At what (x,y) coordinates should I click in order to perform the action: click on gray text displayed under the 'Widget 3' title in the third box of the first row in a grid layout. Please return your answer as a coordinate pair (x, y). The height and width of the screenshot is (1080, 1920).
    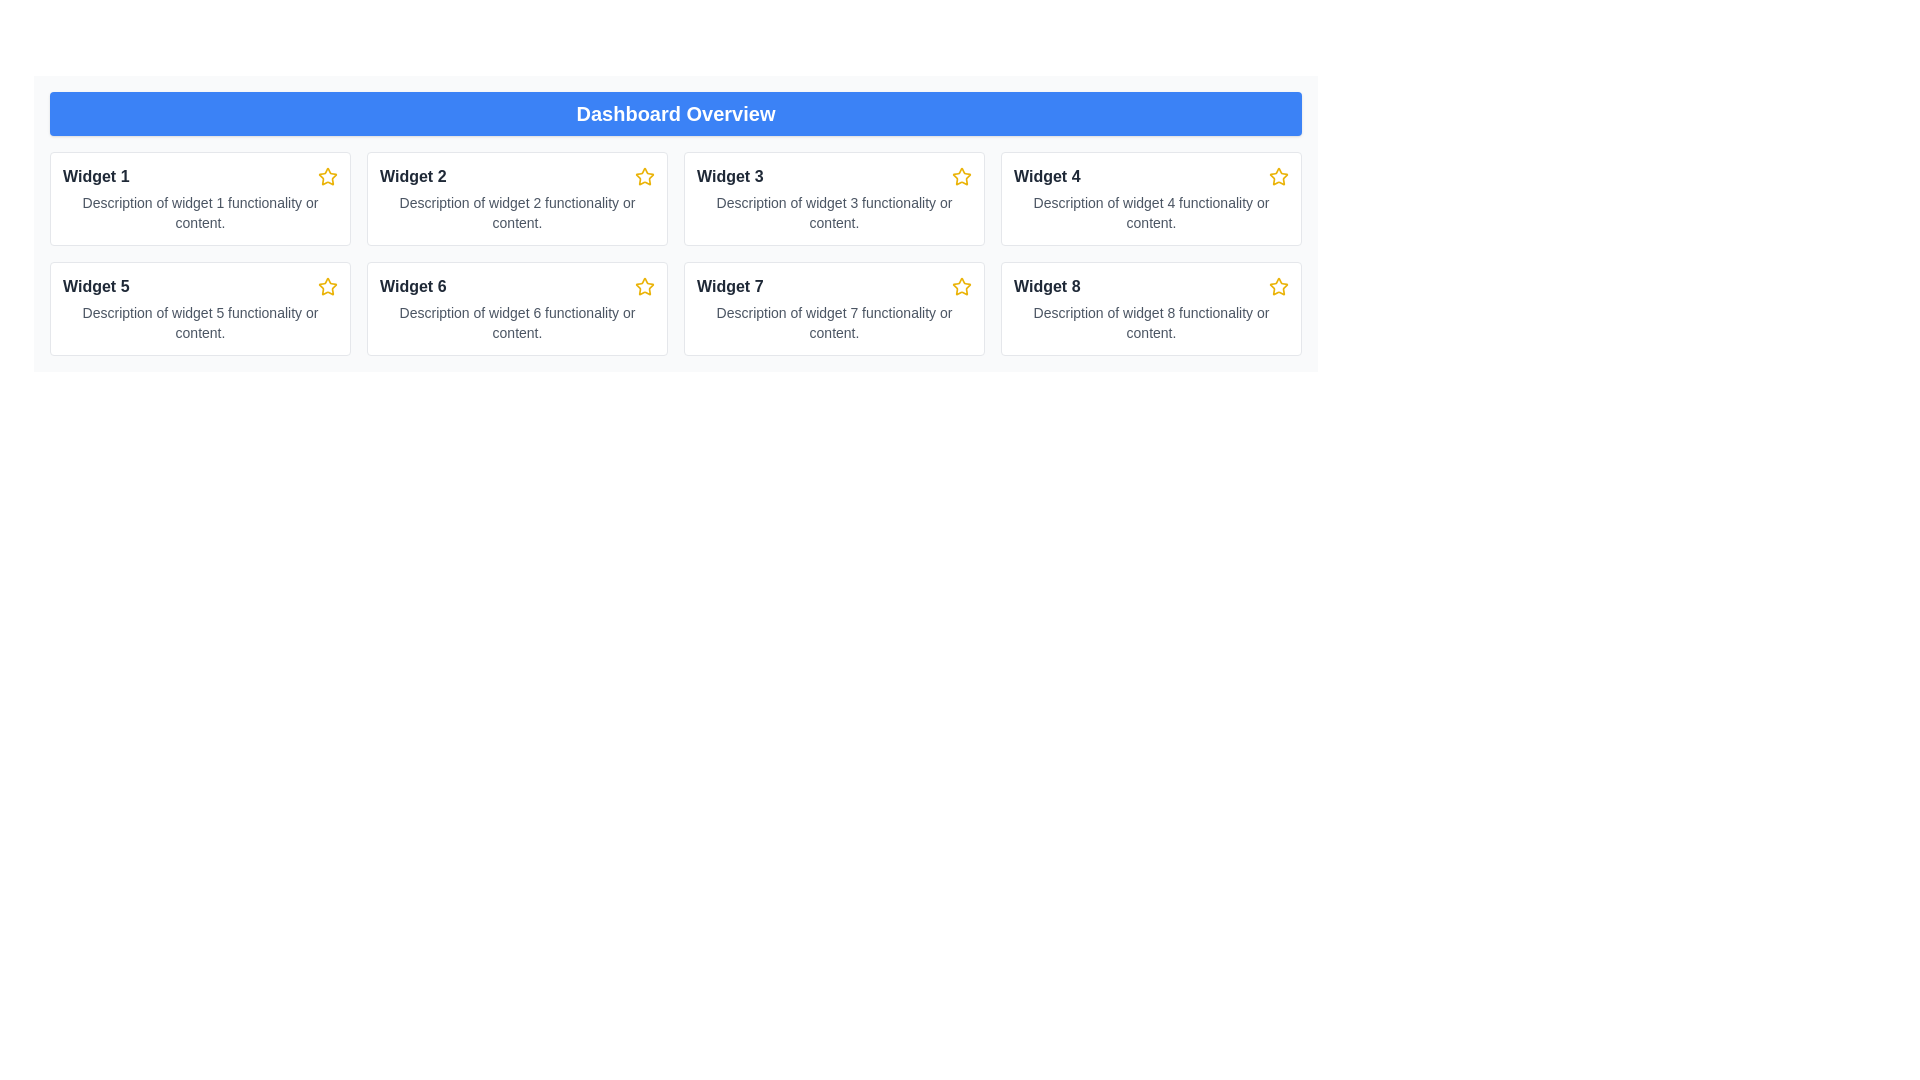
    Looking at the image, I should click on (834, 212).